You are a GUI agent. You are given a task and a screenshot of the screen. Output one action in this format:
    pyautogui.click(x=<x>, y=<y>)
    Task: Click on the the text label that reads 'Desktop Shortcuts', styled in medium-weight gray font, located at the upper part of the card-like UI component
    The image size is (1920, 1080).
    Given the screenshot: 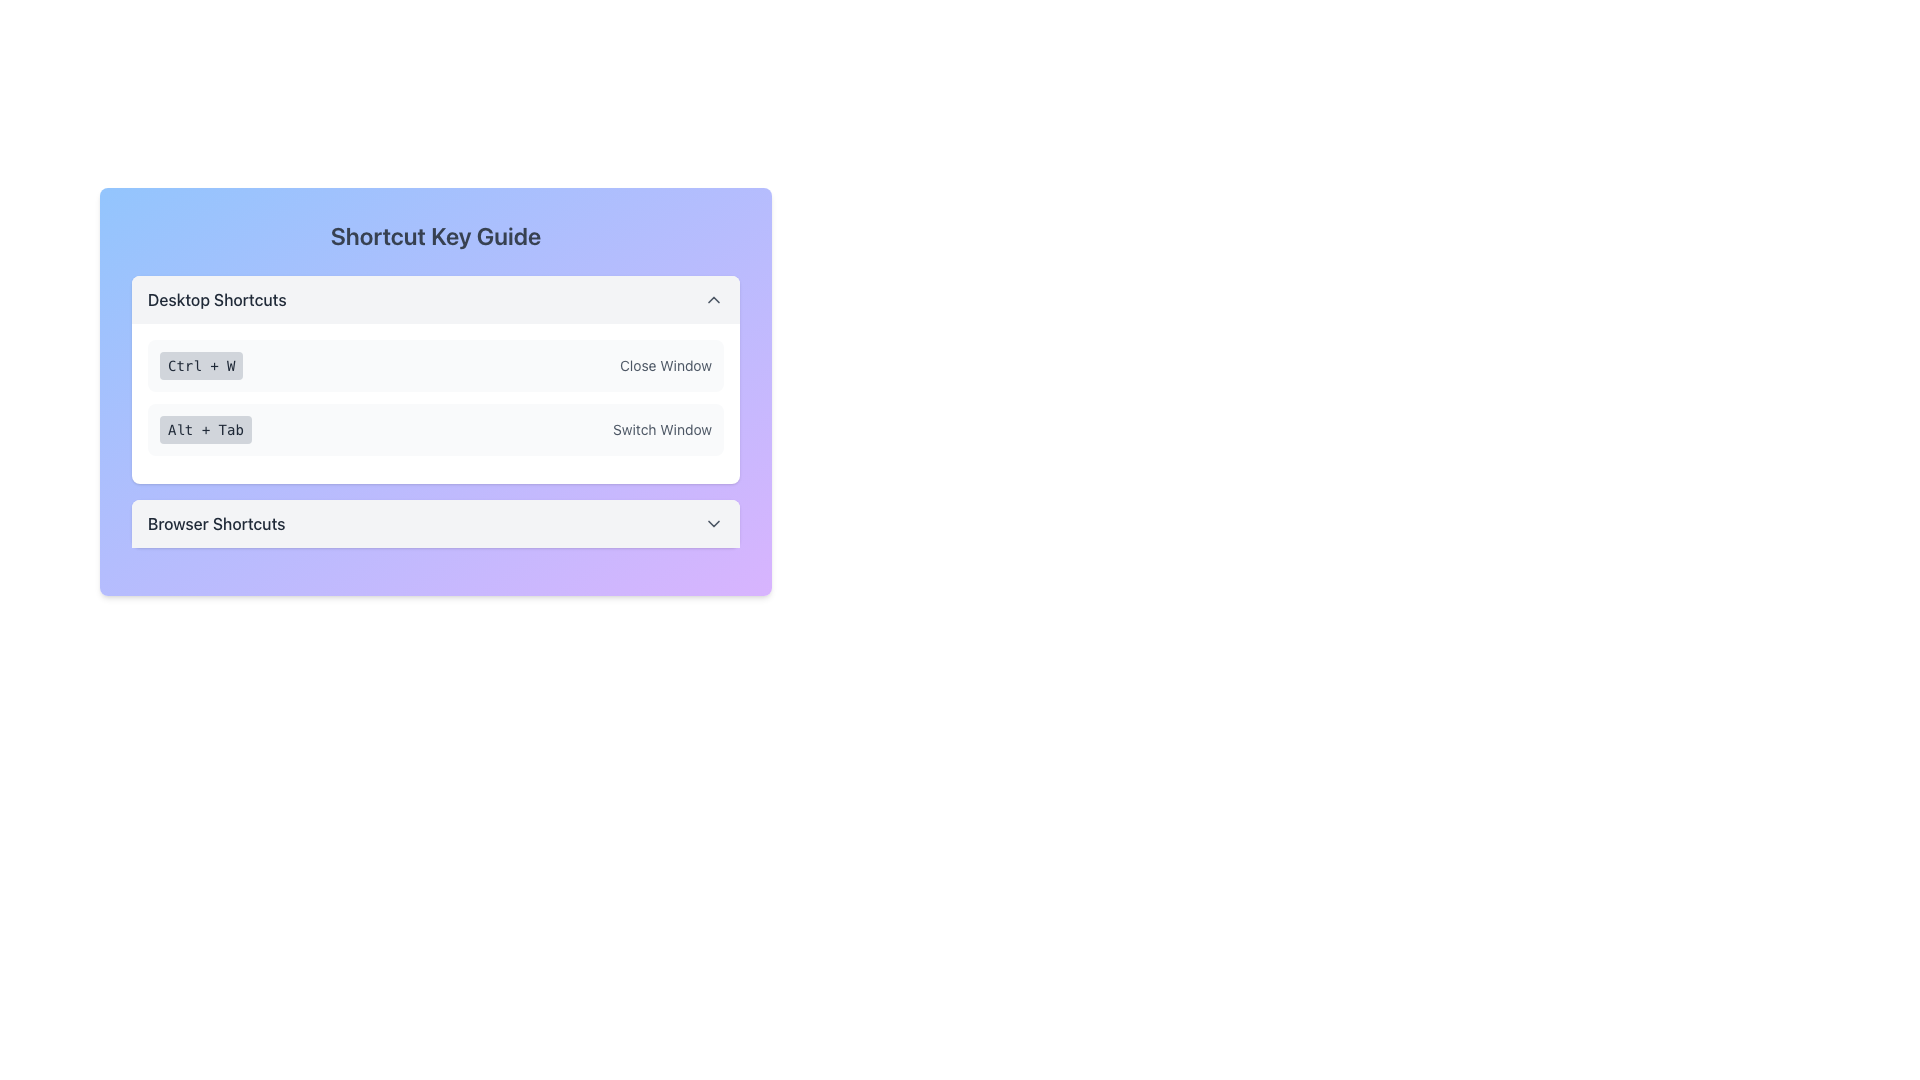 What is the action you would take?
    pyautogui.click(x=217, y=300)
    